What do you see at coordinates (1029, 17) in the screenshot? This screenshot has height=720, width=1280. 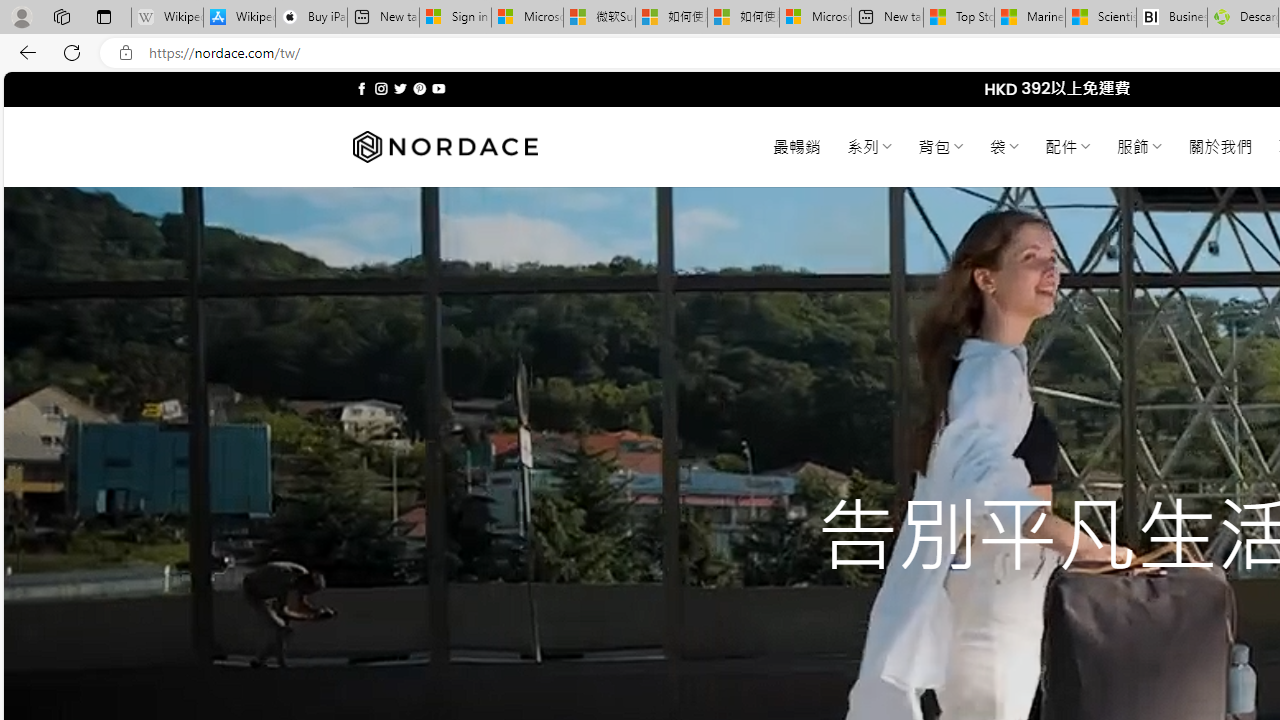 I see `'Marine life - MSN'` at bounding box center [1029, 17].